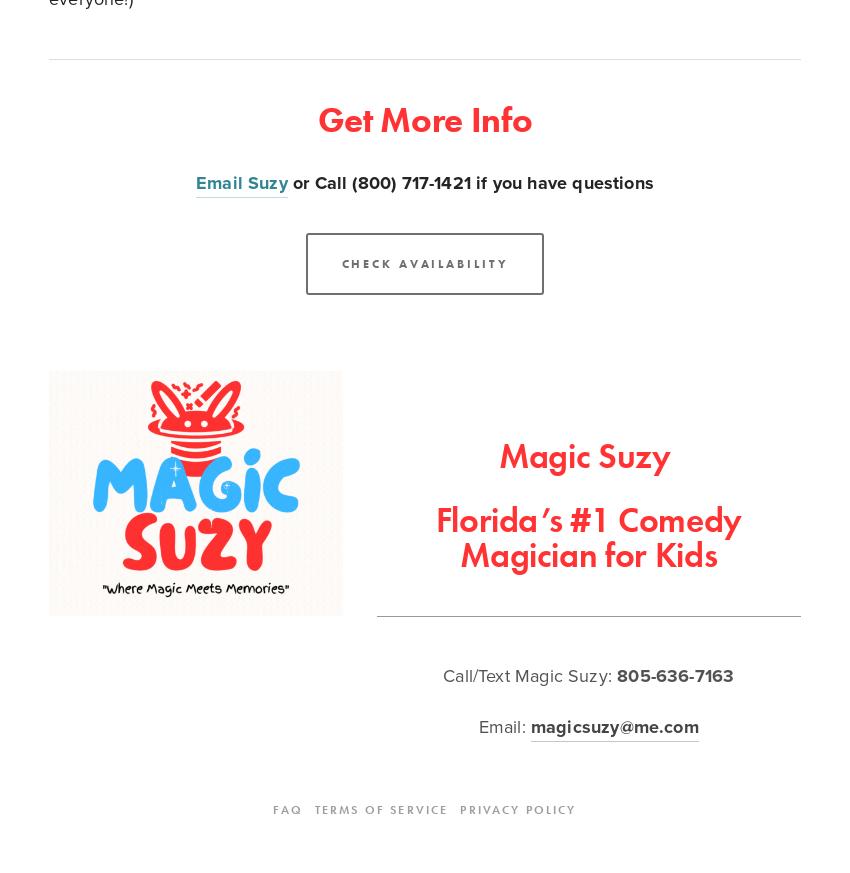 This screenshot has height=873, width=850. I want to click on 'Call/Text Magic Suzy:', so click(528, 675).